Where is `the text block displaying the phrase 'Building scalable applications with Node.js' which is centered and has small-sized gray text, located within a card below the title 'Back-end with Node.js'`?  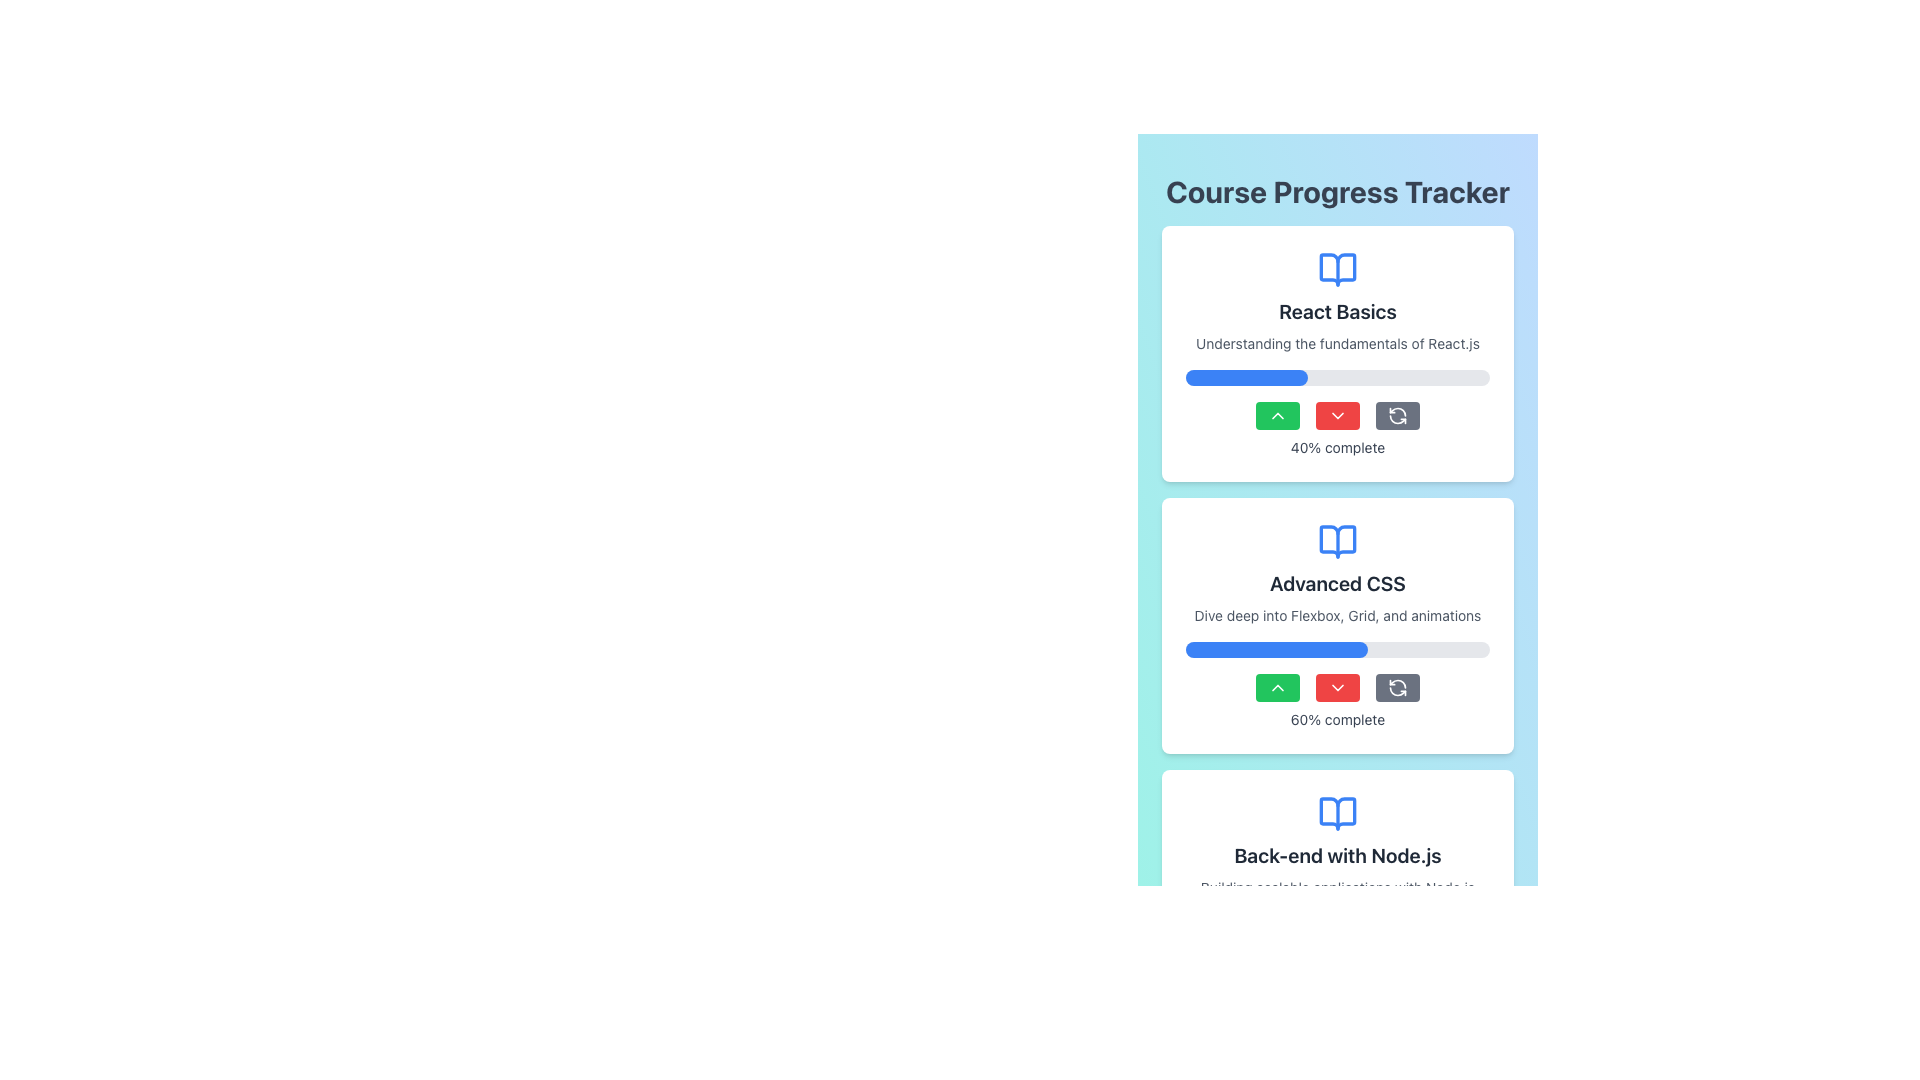
the text block displaying the phrase 'Building scalable applications with Node.js' which is centered and has small-sized gray text, located within a card below the title 'Back-end with Node.js' is located at coordinates (1338, 886).